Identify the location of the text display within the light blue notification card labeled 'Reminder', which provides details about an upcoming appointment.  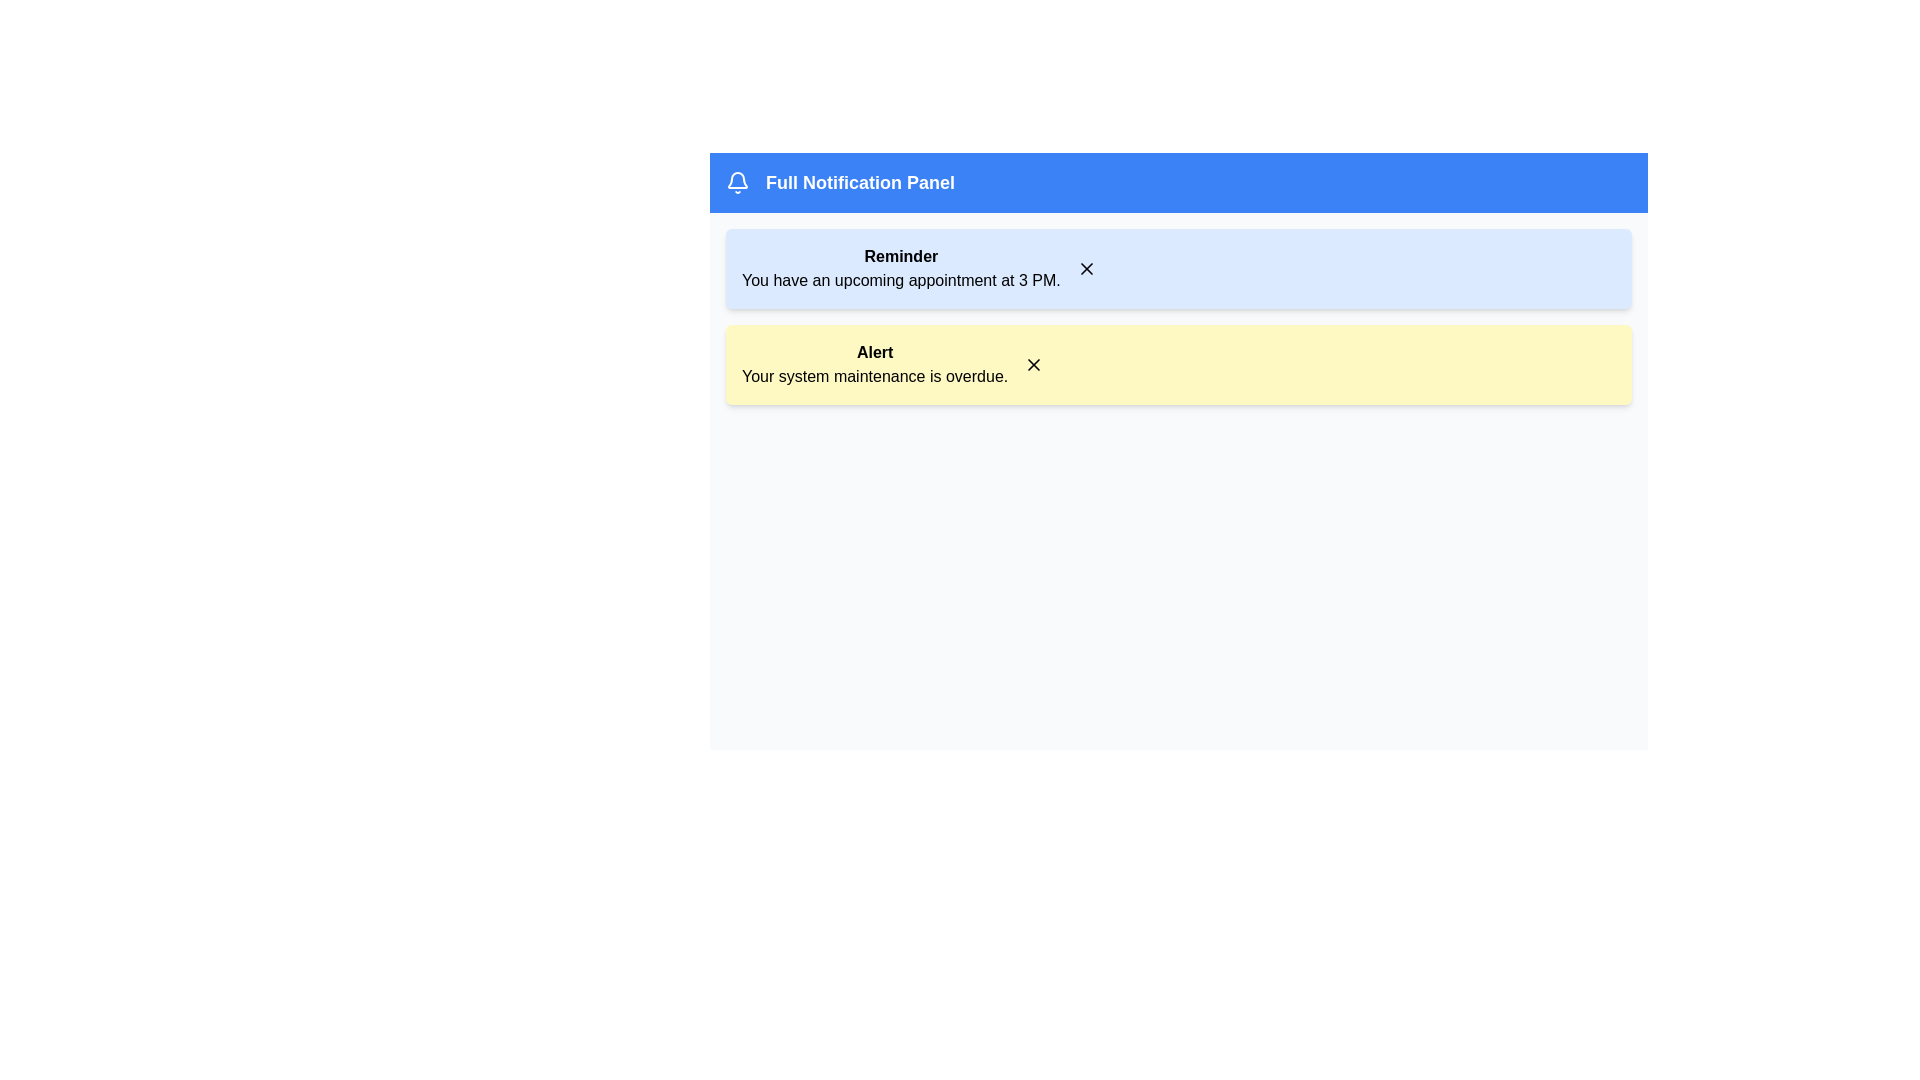
(900, 281).